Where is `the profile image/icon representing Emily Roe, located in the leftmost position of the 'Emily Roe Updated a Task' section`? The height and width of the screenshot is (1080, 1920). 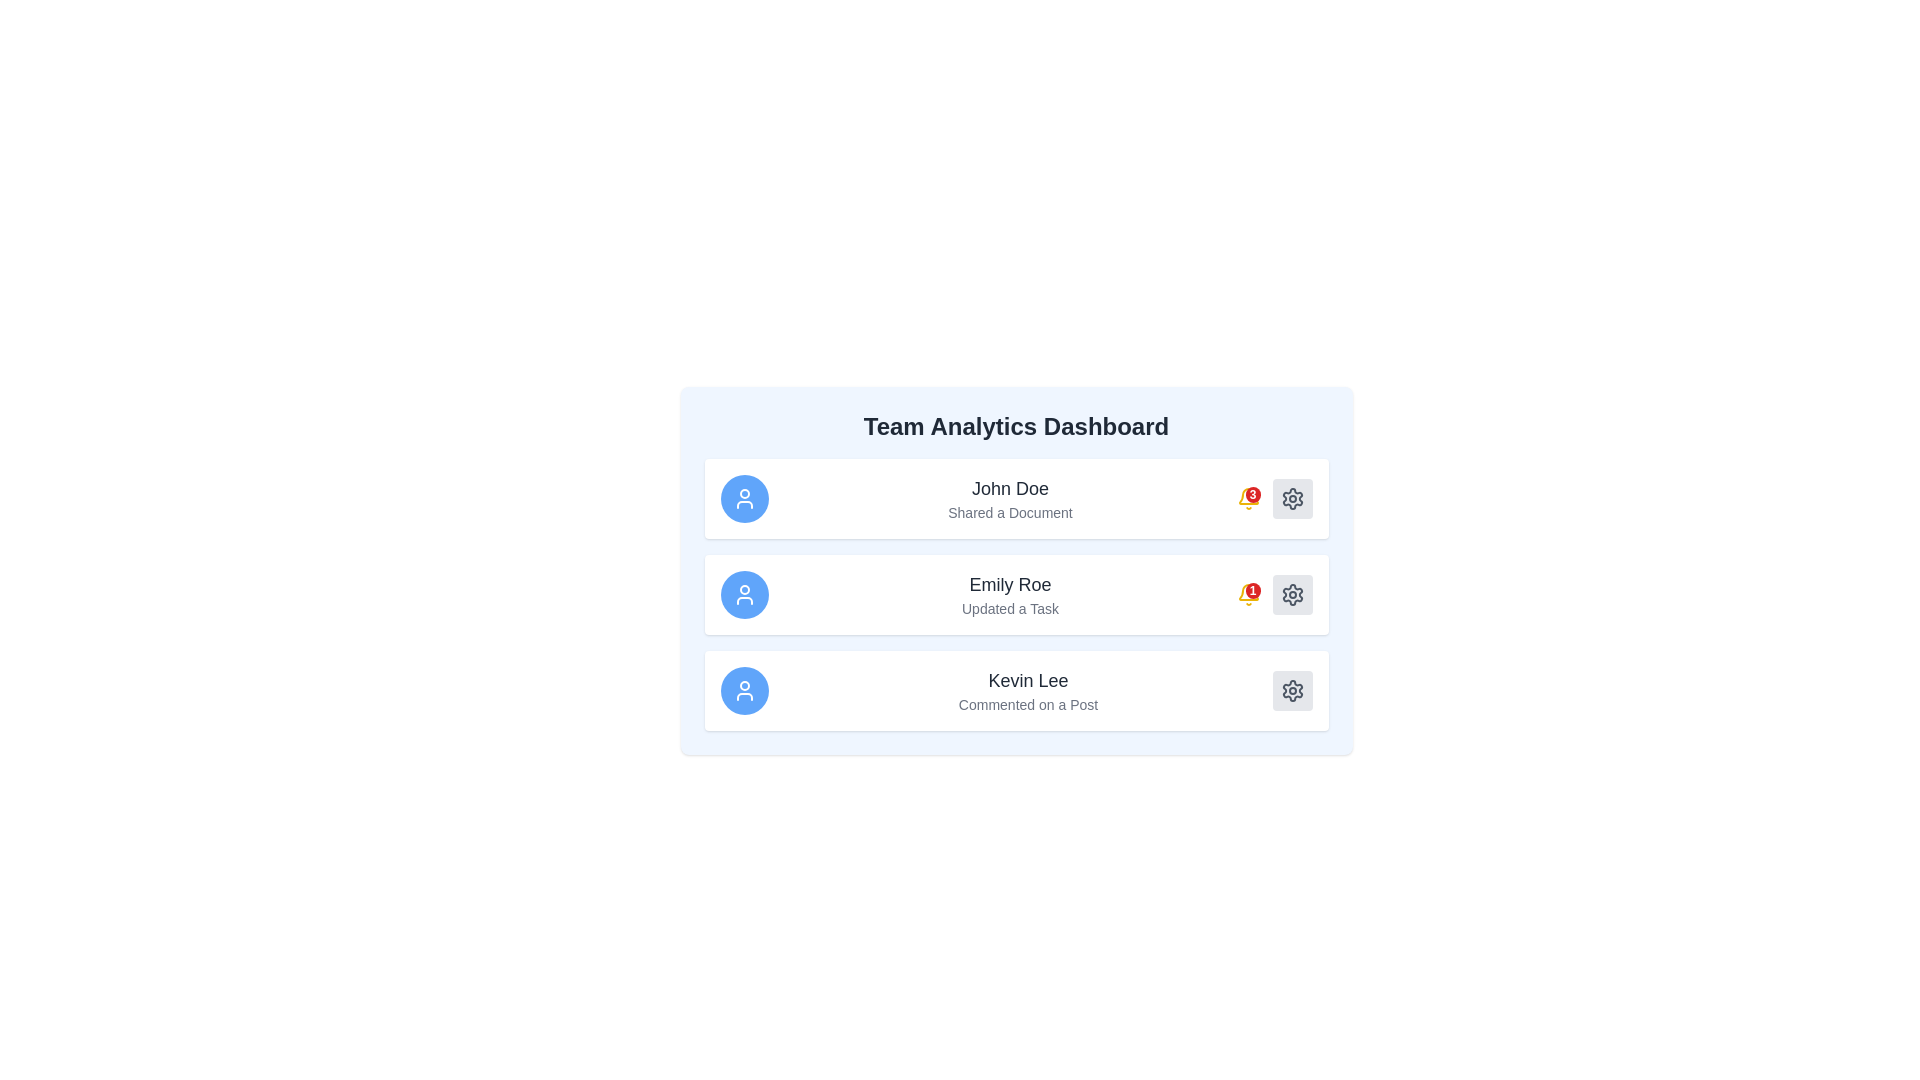
the profile image/icon representing Emily Roe, located in the leftmost position of the 'Emily Roe Updated a Task' section is located at coordinates (743, 593).